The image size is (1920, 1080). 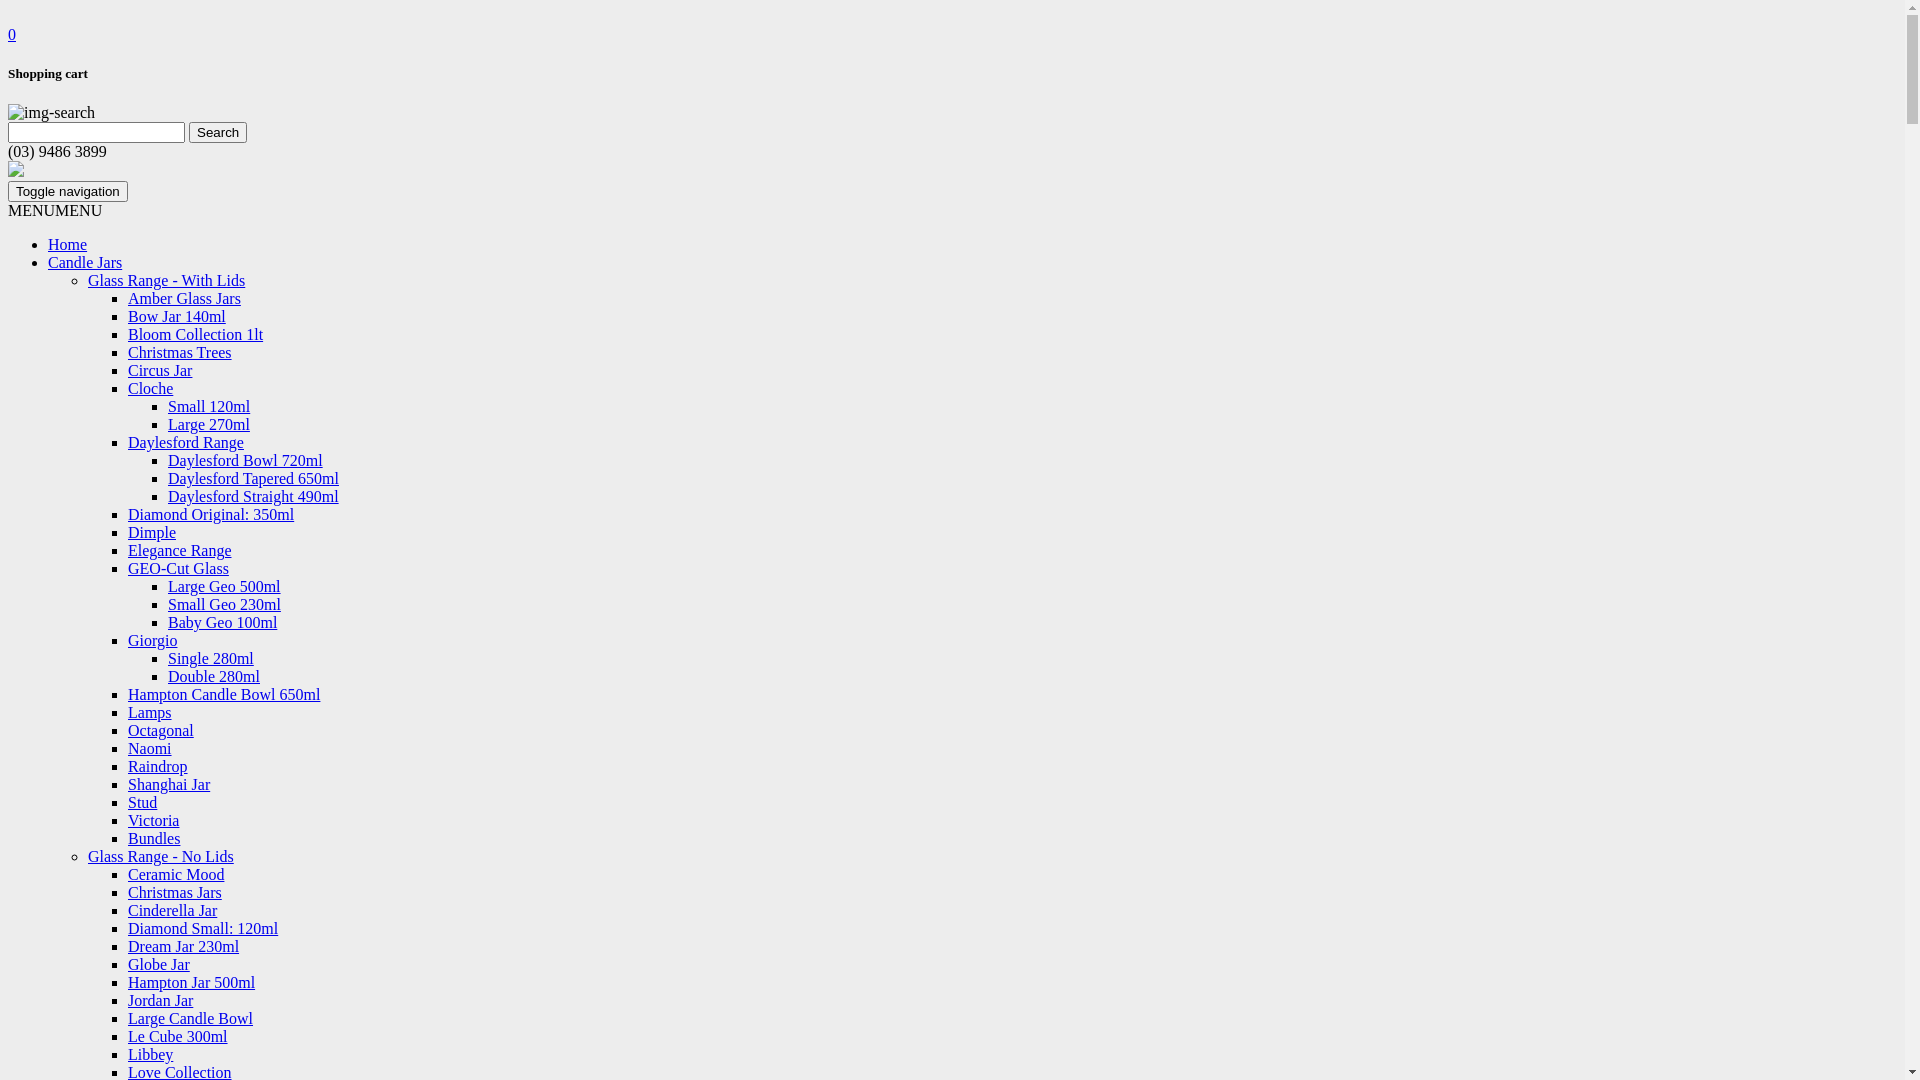 I want to click on 'Hampton Jar 500ml', so click(x=191, y=981).